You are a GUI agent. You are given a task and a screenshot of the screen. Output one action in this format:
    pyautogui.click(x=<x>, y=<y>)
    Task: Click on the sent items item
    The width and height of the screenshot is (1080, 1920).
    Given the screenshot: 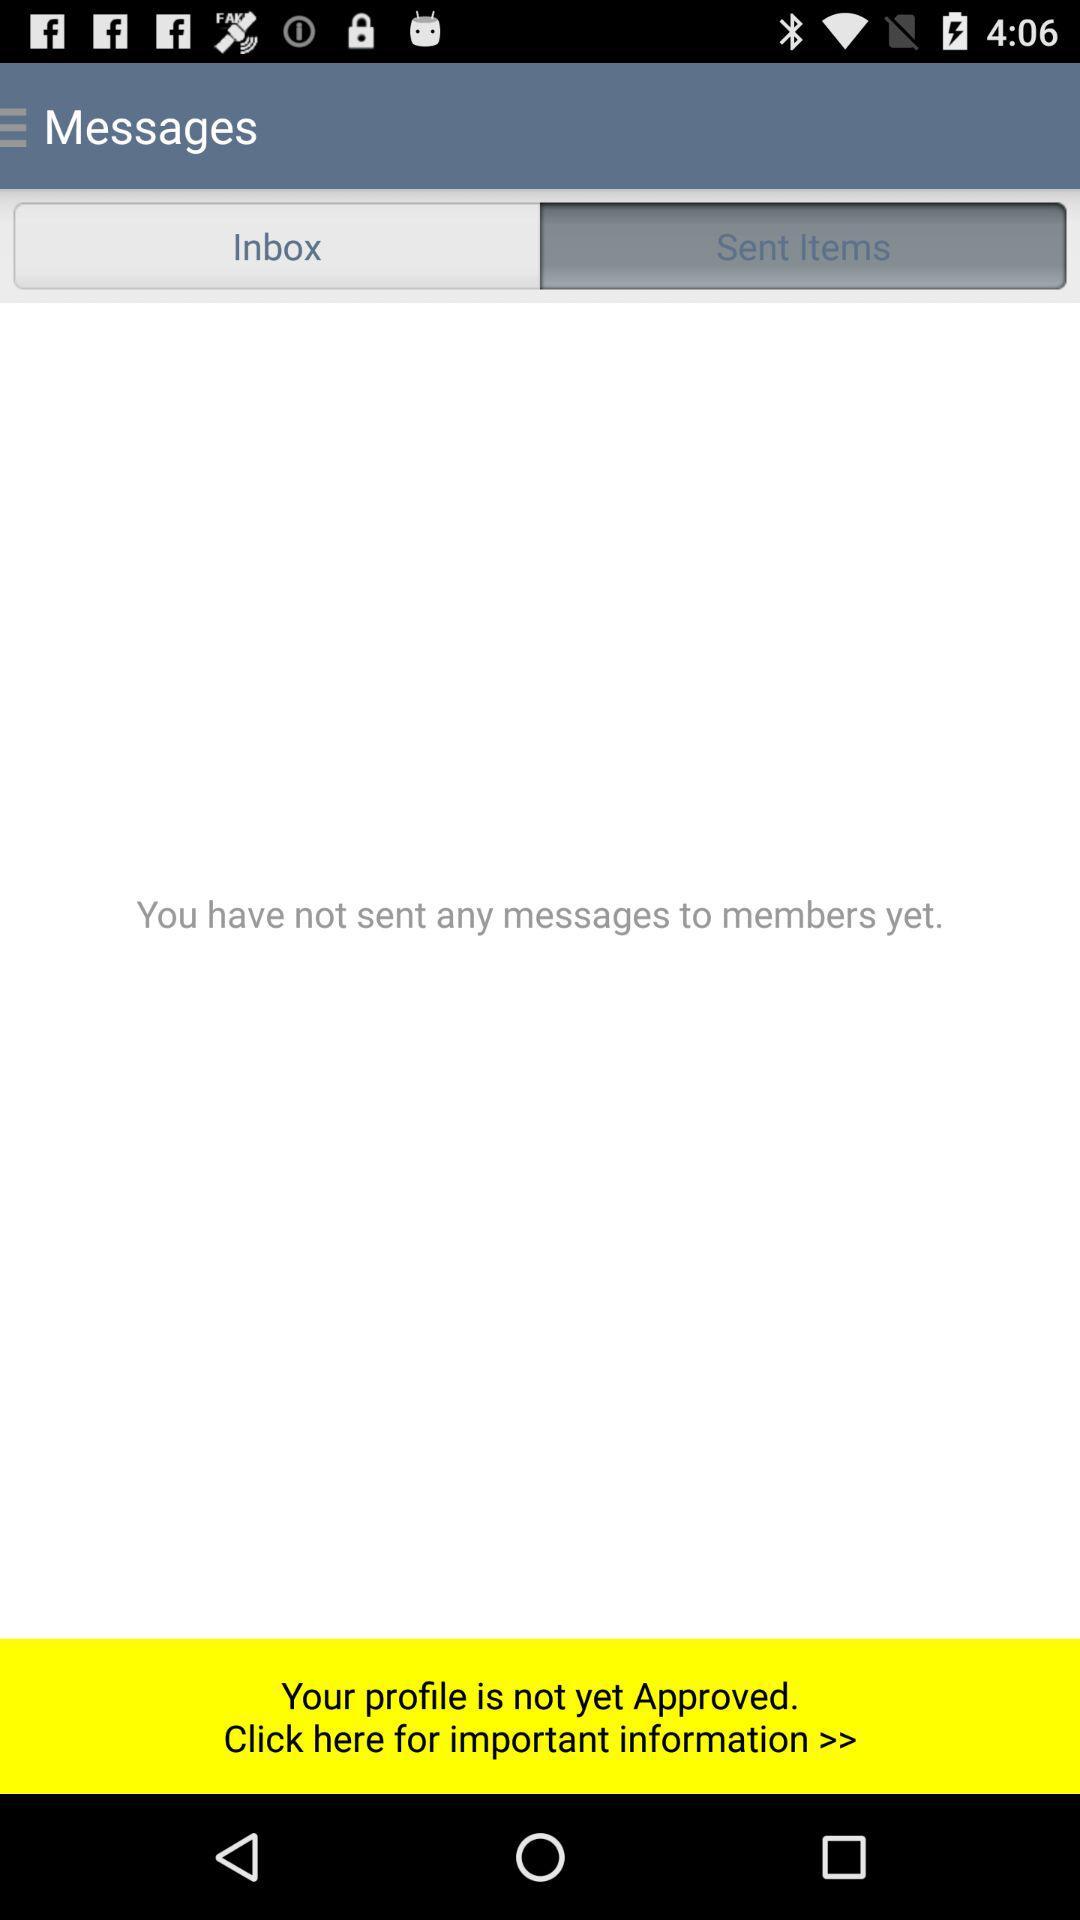 What is the action you would take?
    pyautogui.click(x=802, y=244)
    